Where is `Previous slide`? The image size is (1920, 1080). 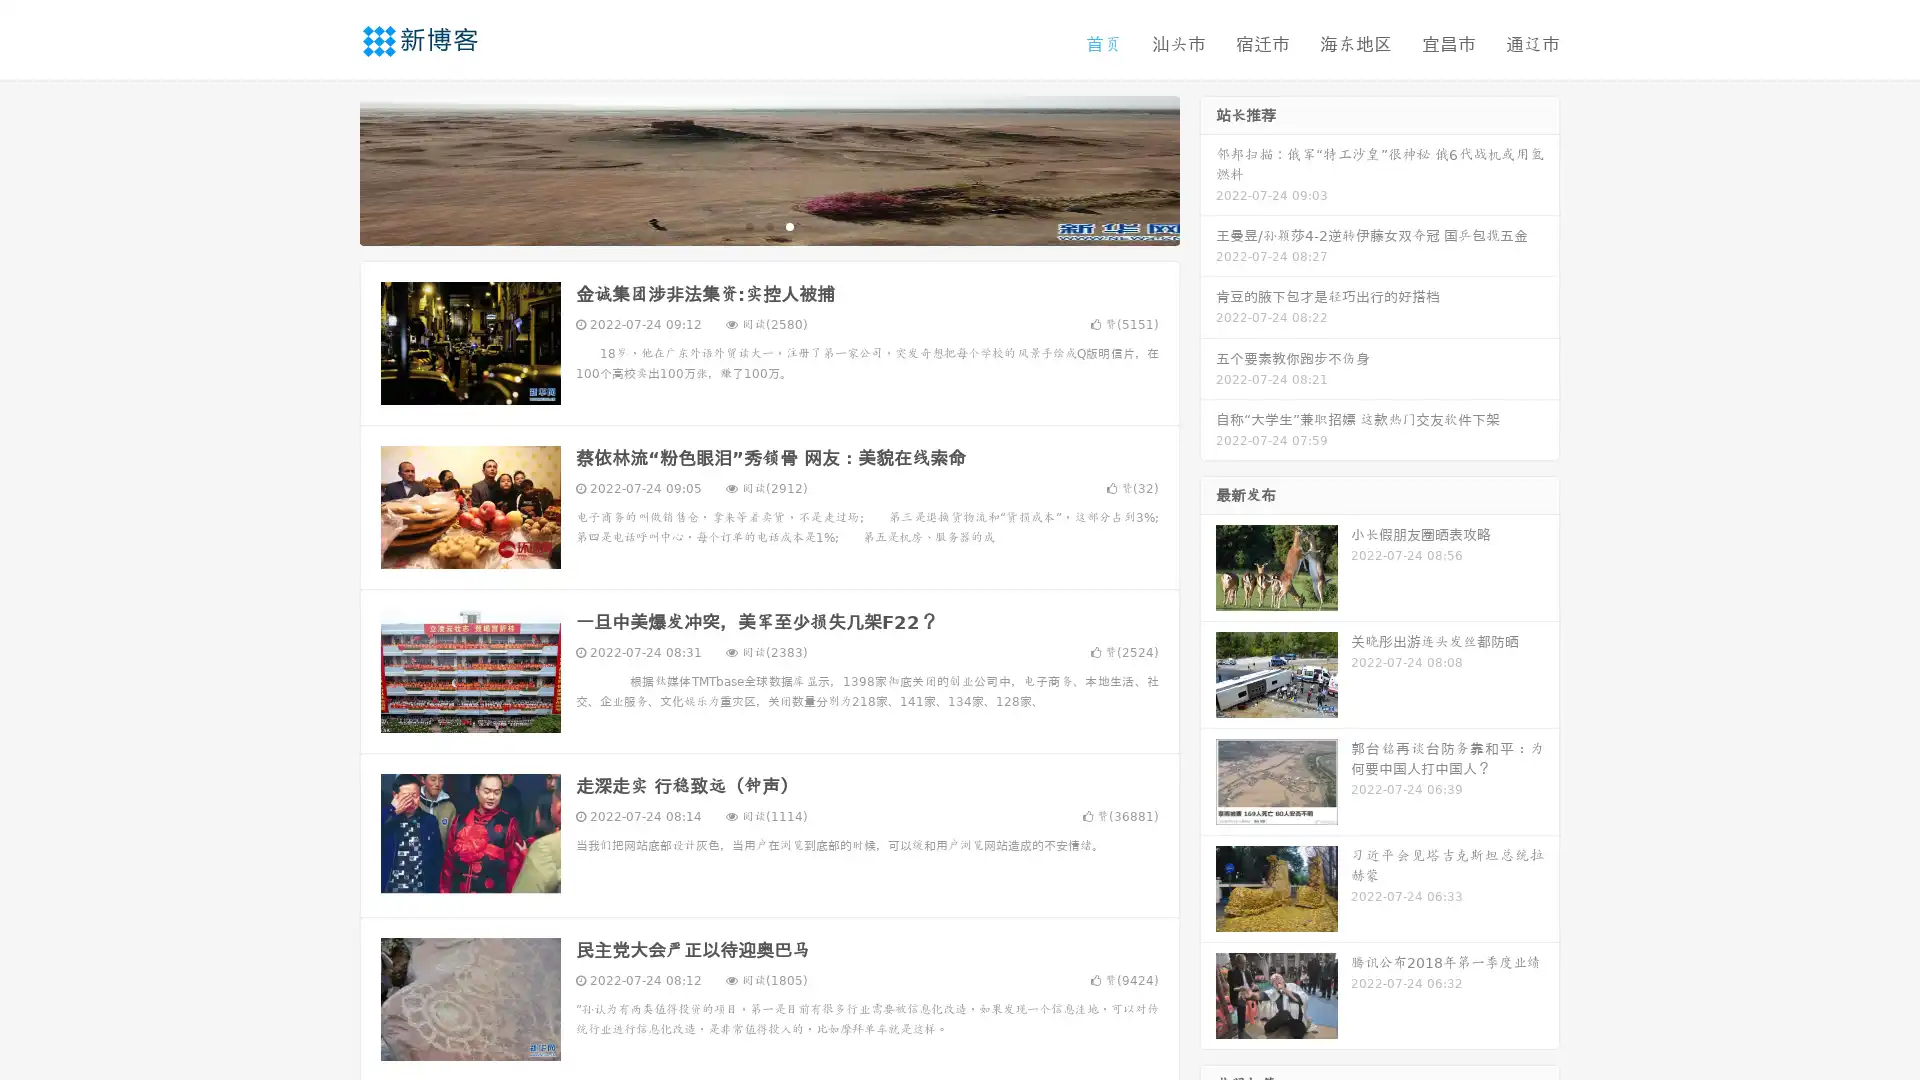
Previous slide is located at coordinates (330, 168).